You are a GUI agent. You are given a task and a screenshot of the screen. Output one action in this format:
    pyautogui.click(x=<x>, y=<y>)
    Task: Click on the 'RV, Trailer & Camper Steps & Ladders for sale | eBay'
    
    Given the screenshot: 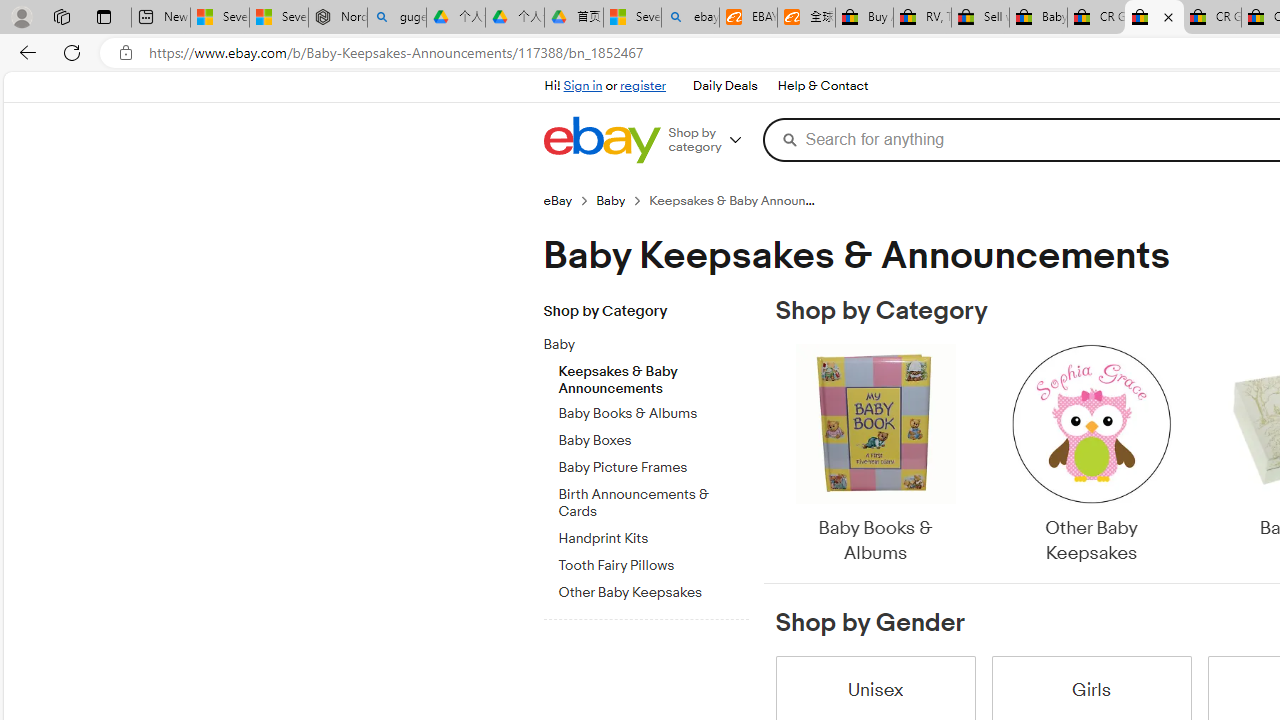 What is the action you would take?
    pyautogui.click(x=921, y=17)
    